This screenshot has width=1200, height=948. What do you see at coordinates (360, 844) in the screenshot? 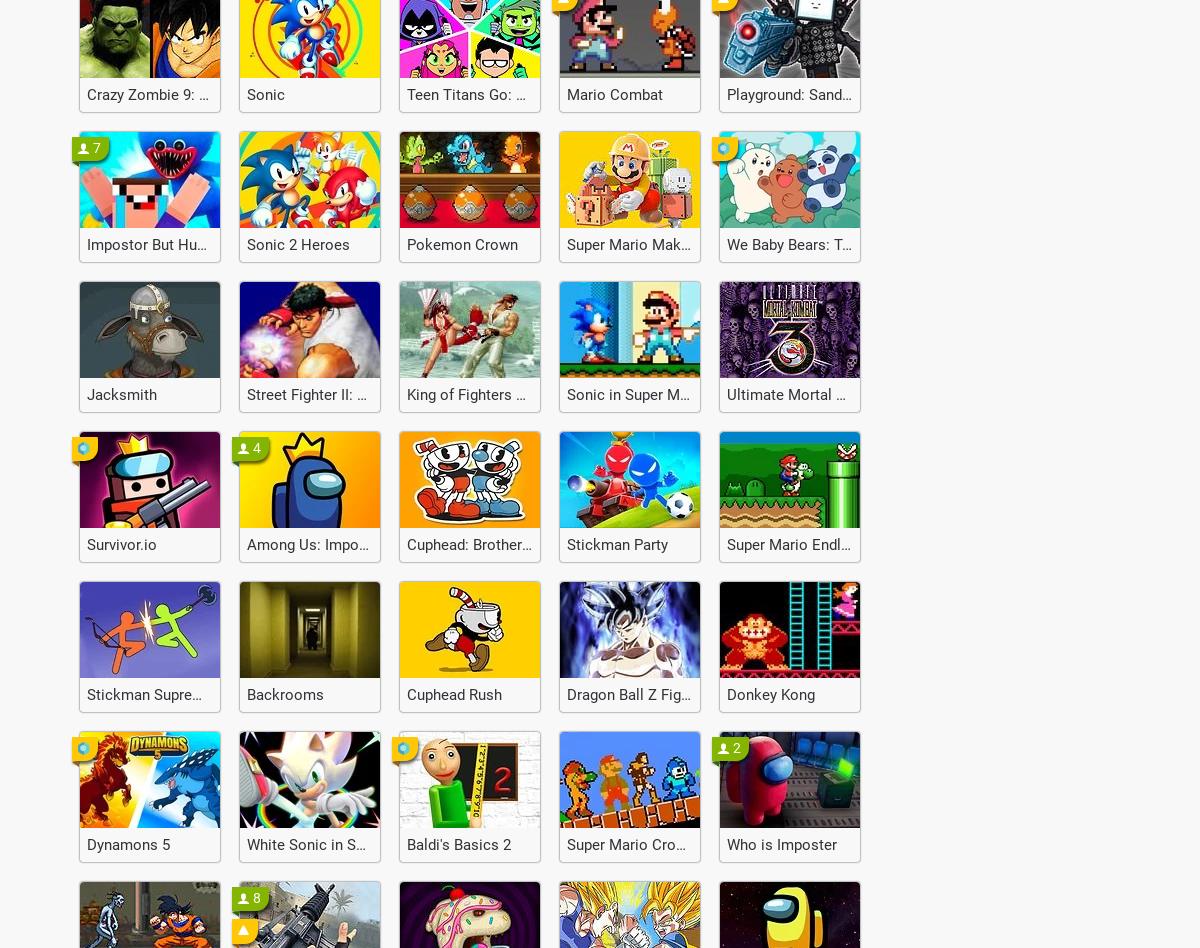
I see `'White Sonic in Sonic 3 & Knuckles'` at bounding box center [360, 844].